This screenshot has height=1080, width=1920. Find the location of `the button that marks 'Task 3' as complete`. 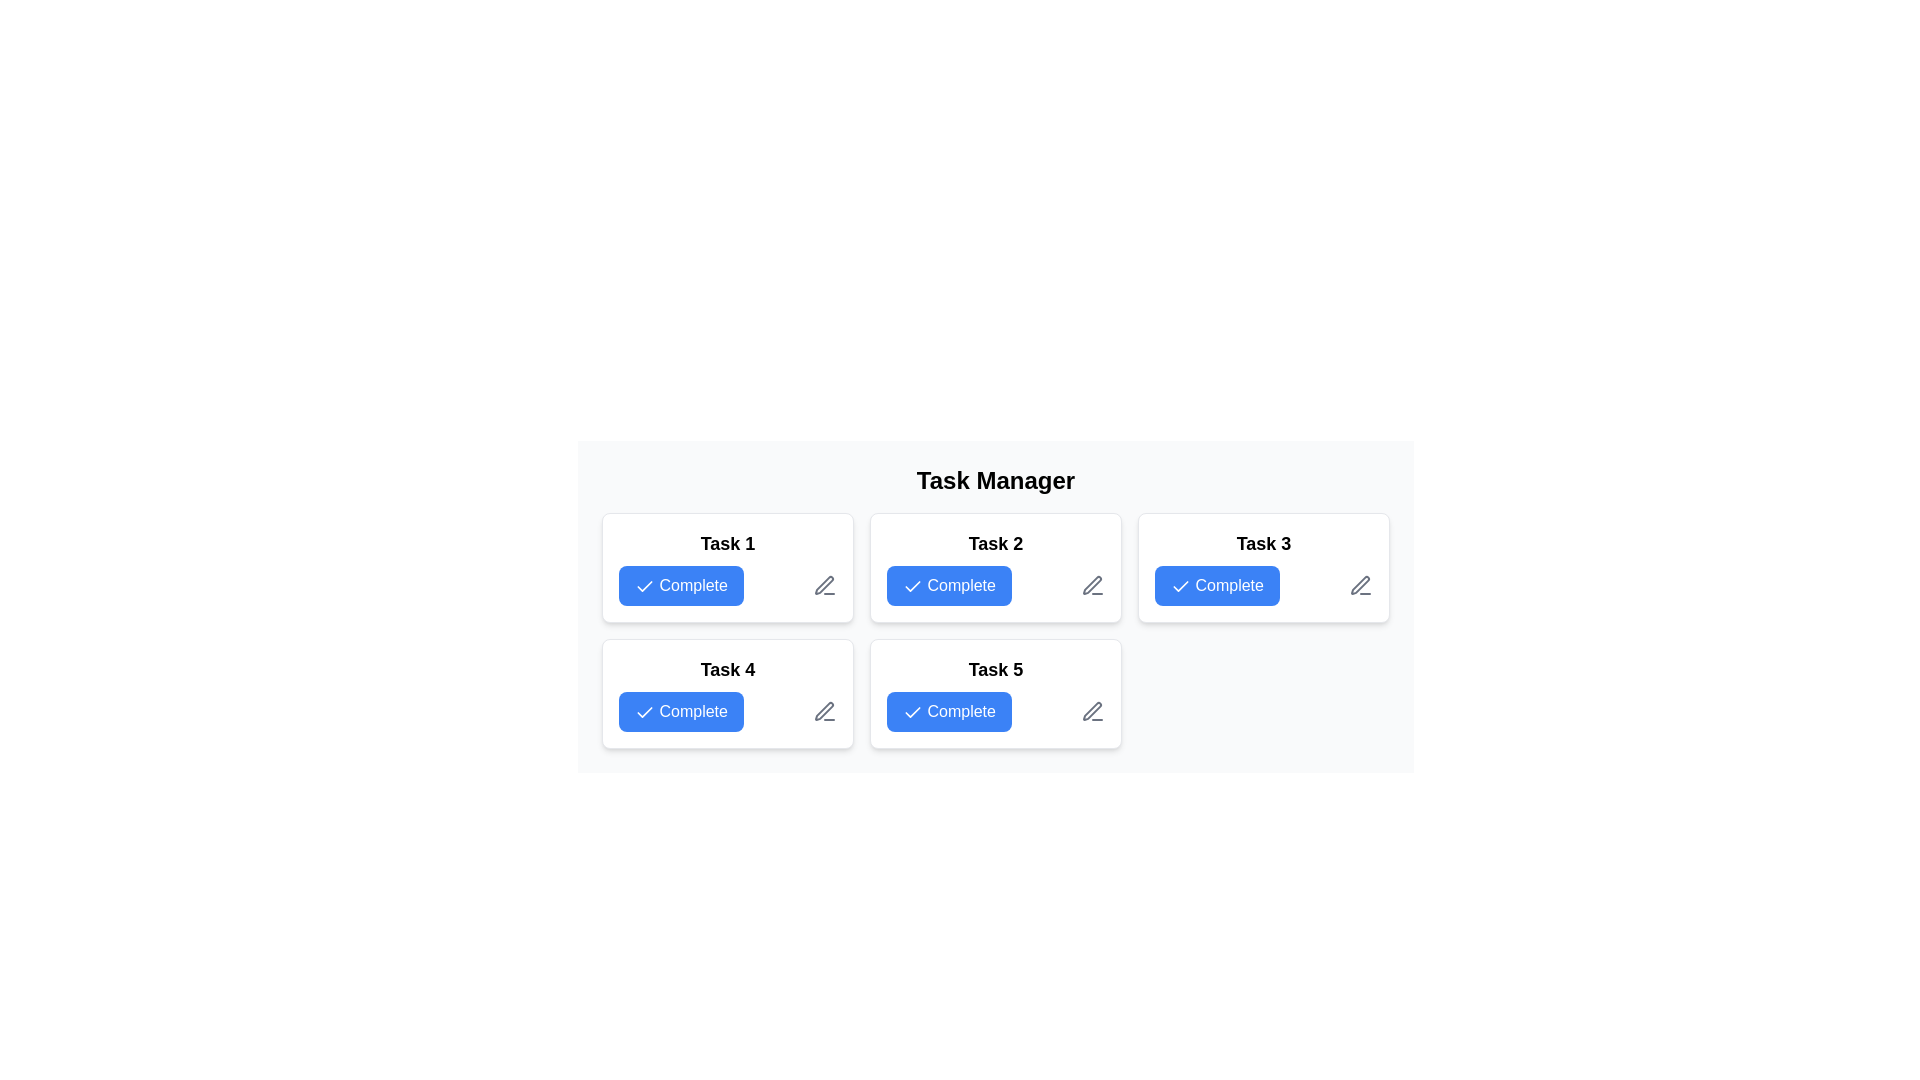

the button that marks 'Task 3' as complete is located at coordinates (1262, 585).